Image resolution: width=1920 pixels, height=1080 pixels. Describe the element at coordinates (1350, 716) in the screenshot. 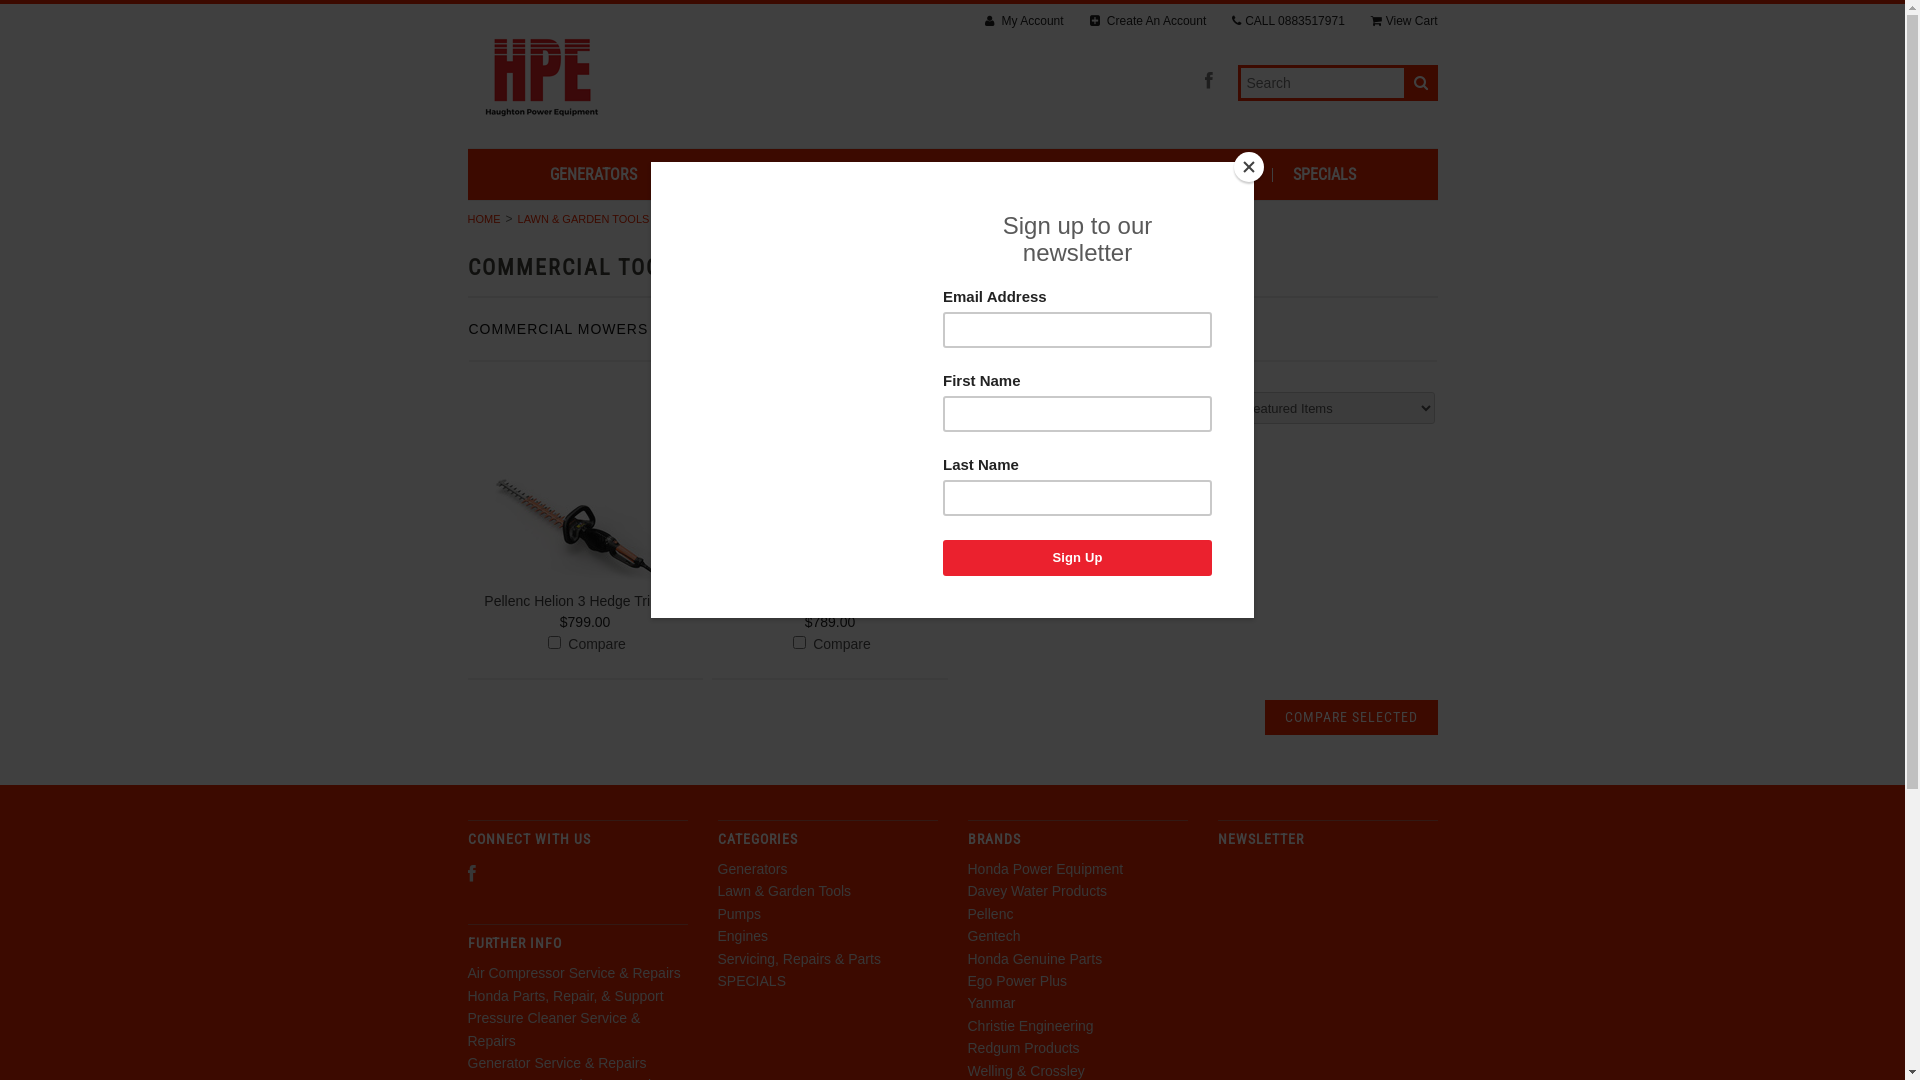

I see `'Compare Selected'` at that location.